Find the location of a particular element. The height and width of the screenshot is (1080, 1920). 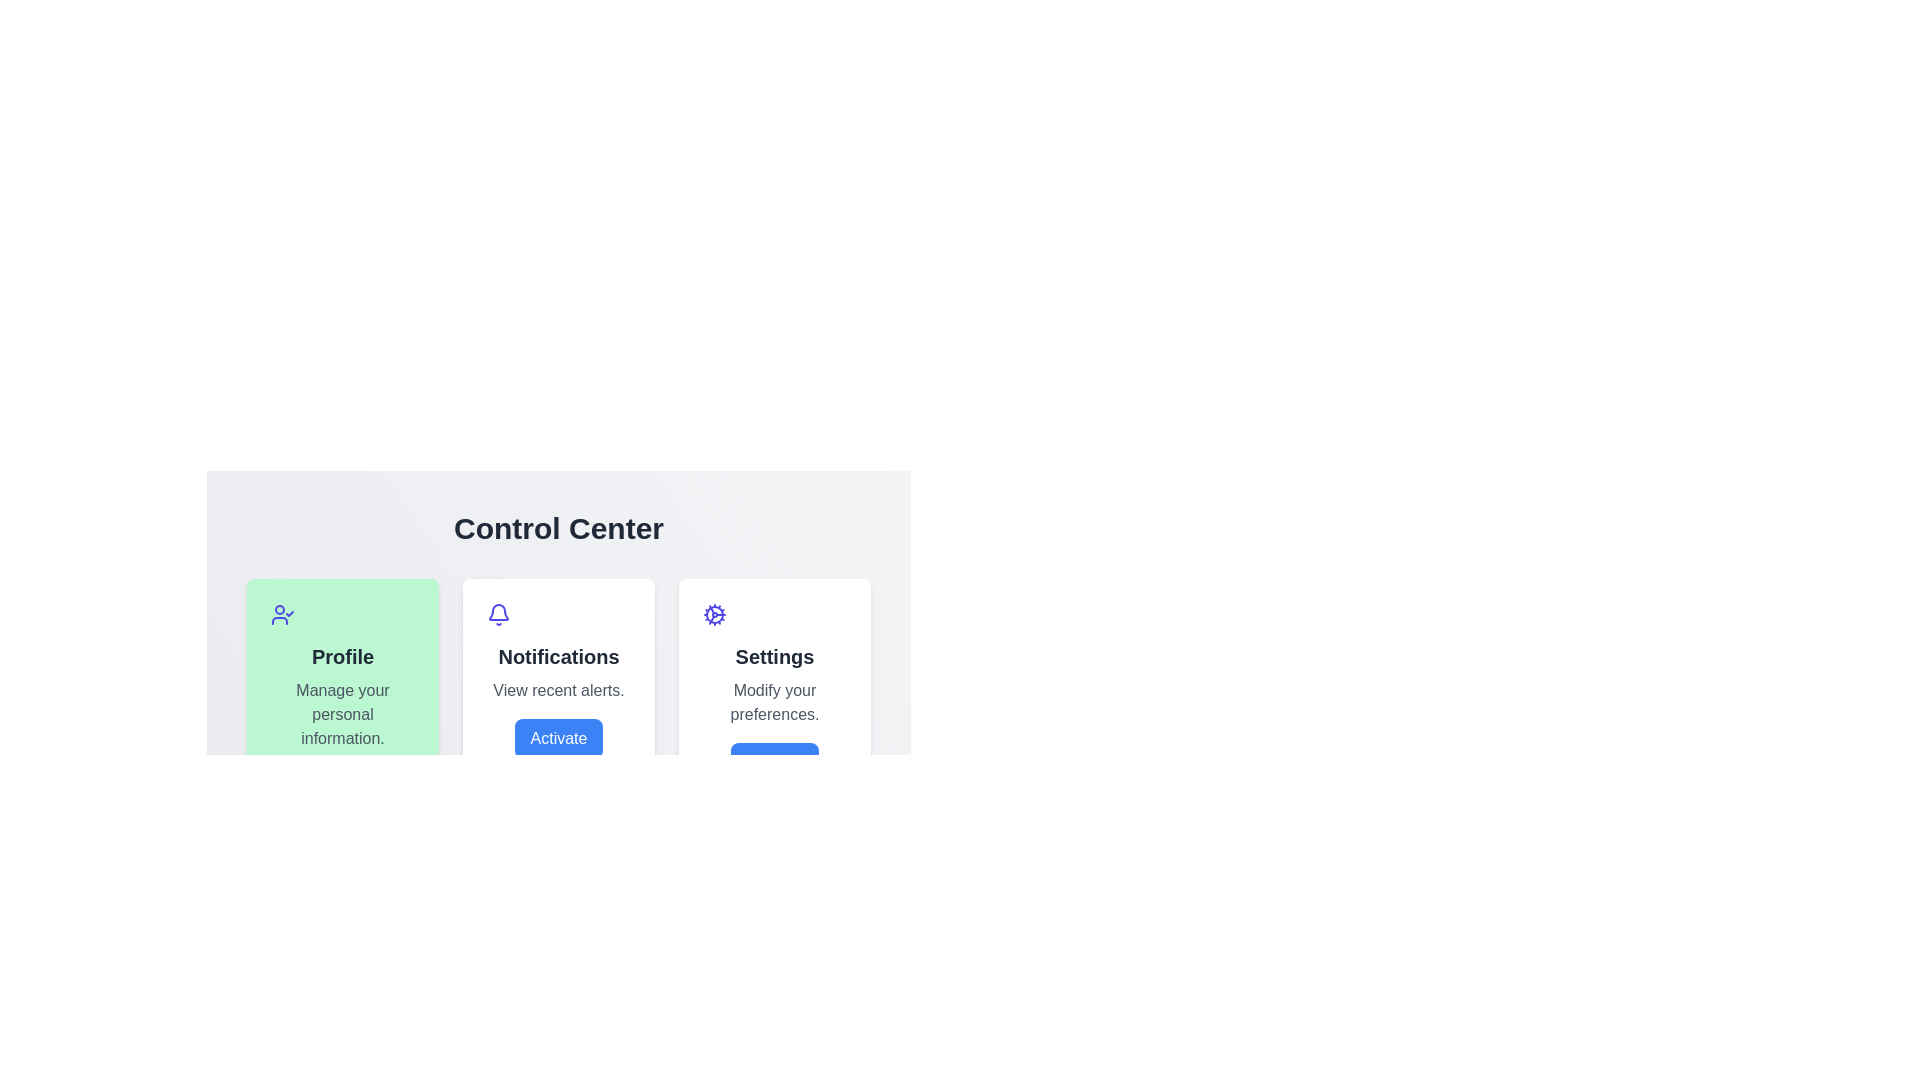

the button located at the bottom of the 'Settings' card within the 'Control Center' section is located at coordinates (773, 763).